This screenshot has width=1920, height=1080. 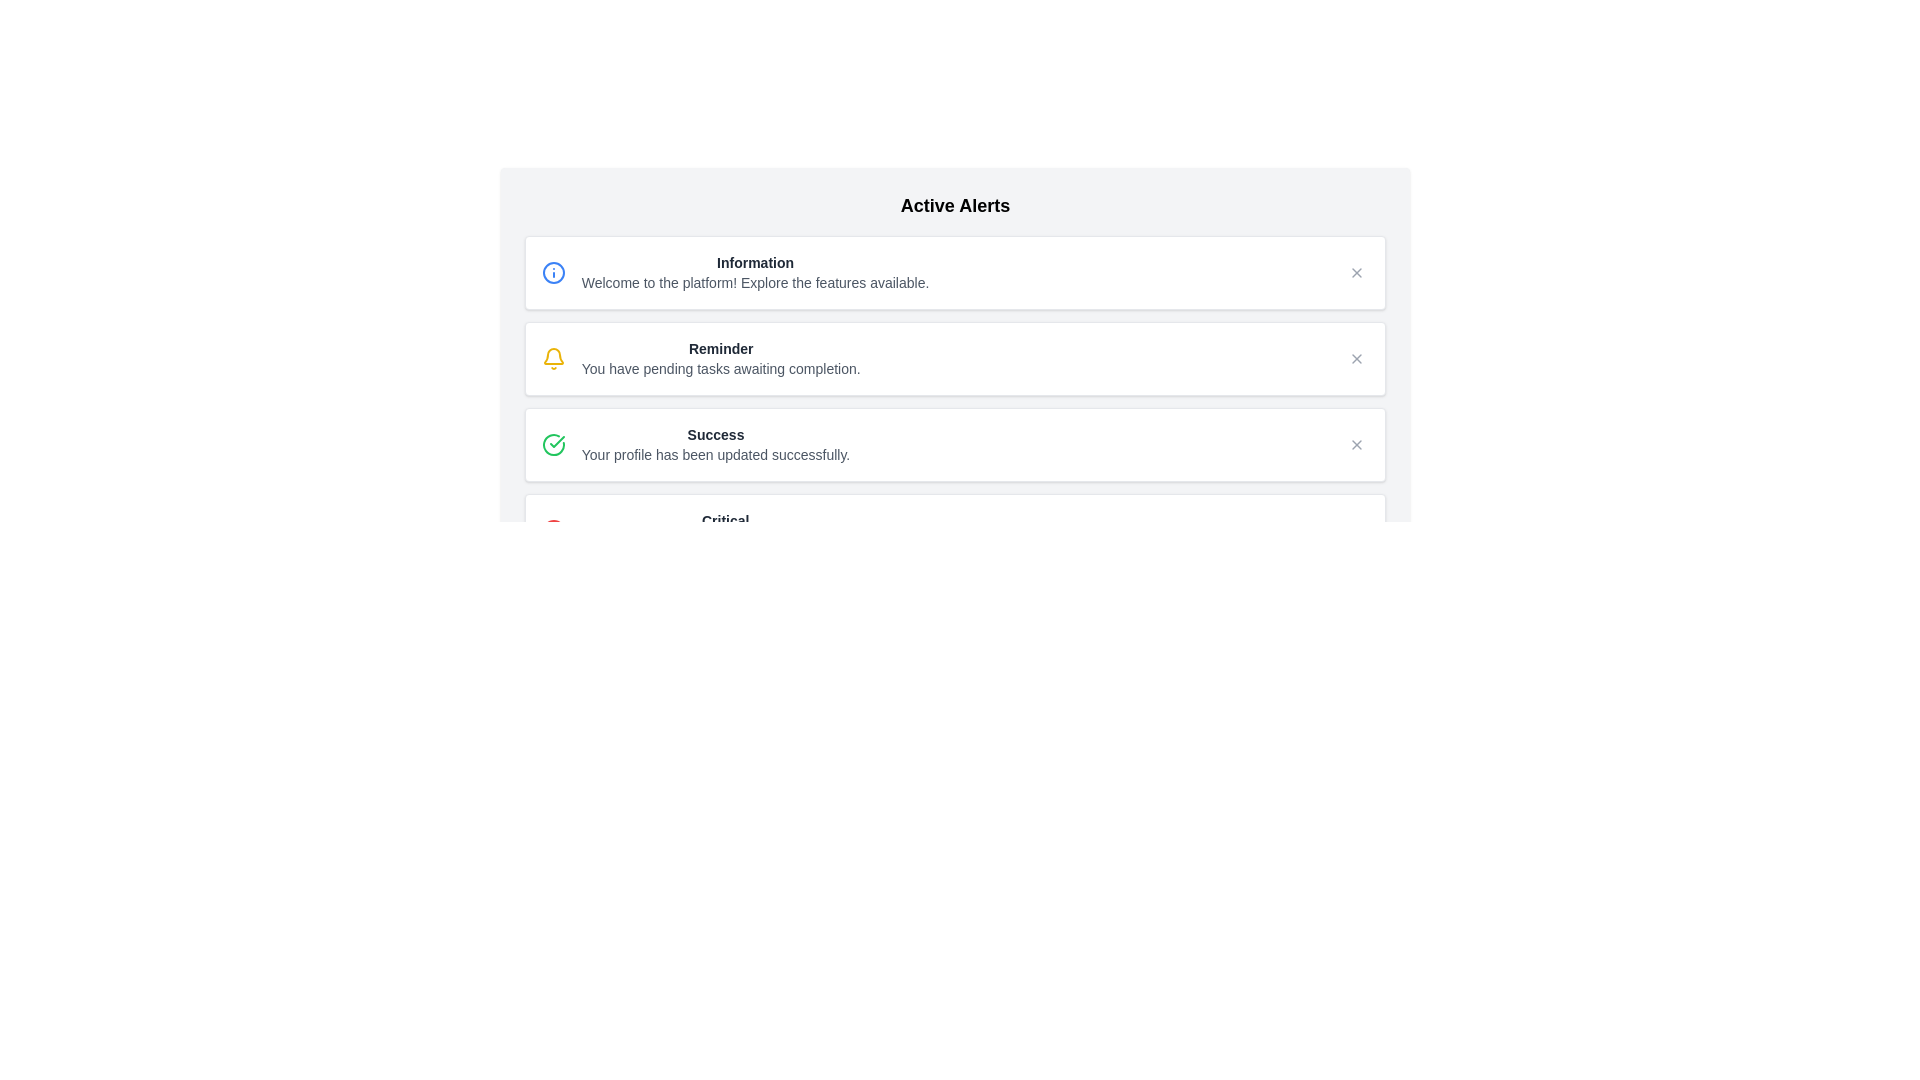 What do you see at coordinates (715, 443) in the screenshot?
I see `the notification text element that displays 'Success' and 'Your profile has been updated successfully.'` at bounding box center [715, 443].